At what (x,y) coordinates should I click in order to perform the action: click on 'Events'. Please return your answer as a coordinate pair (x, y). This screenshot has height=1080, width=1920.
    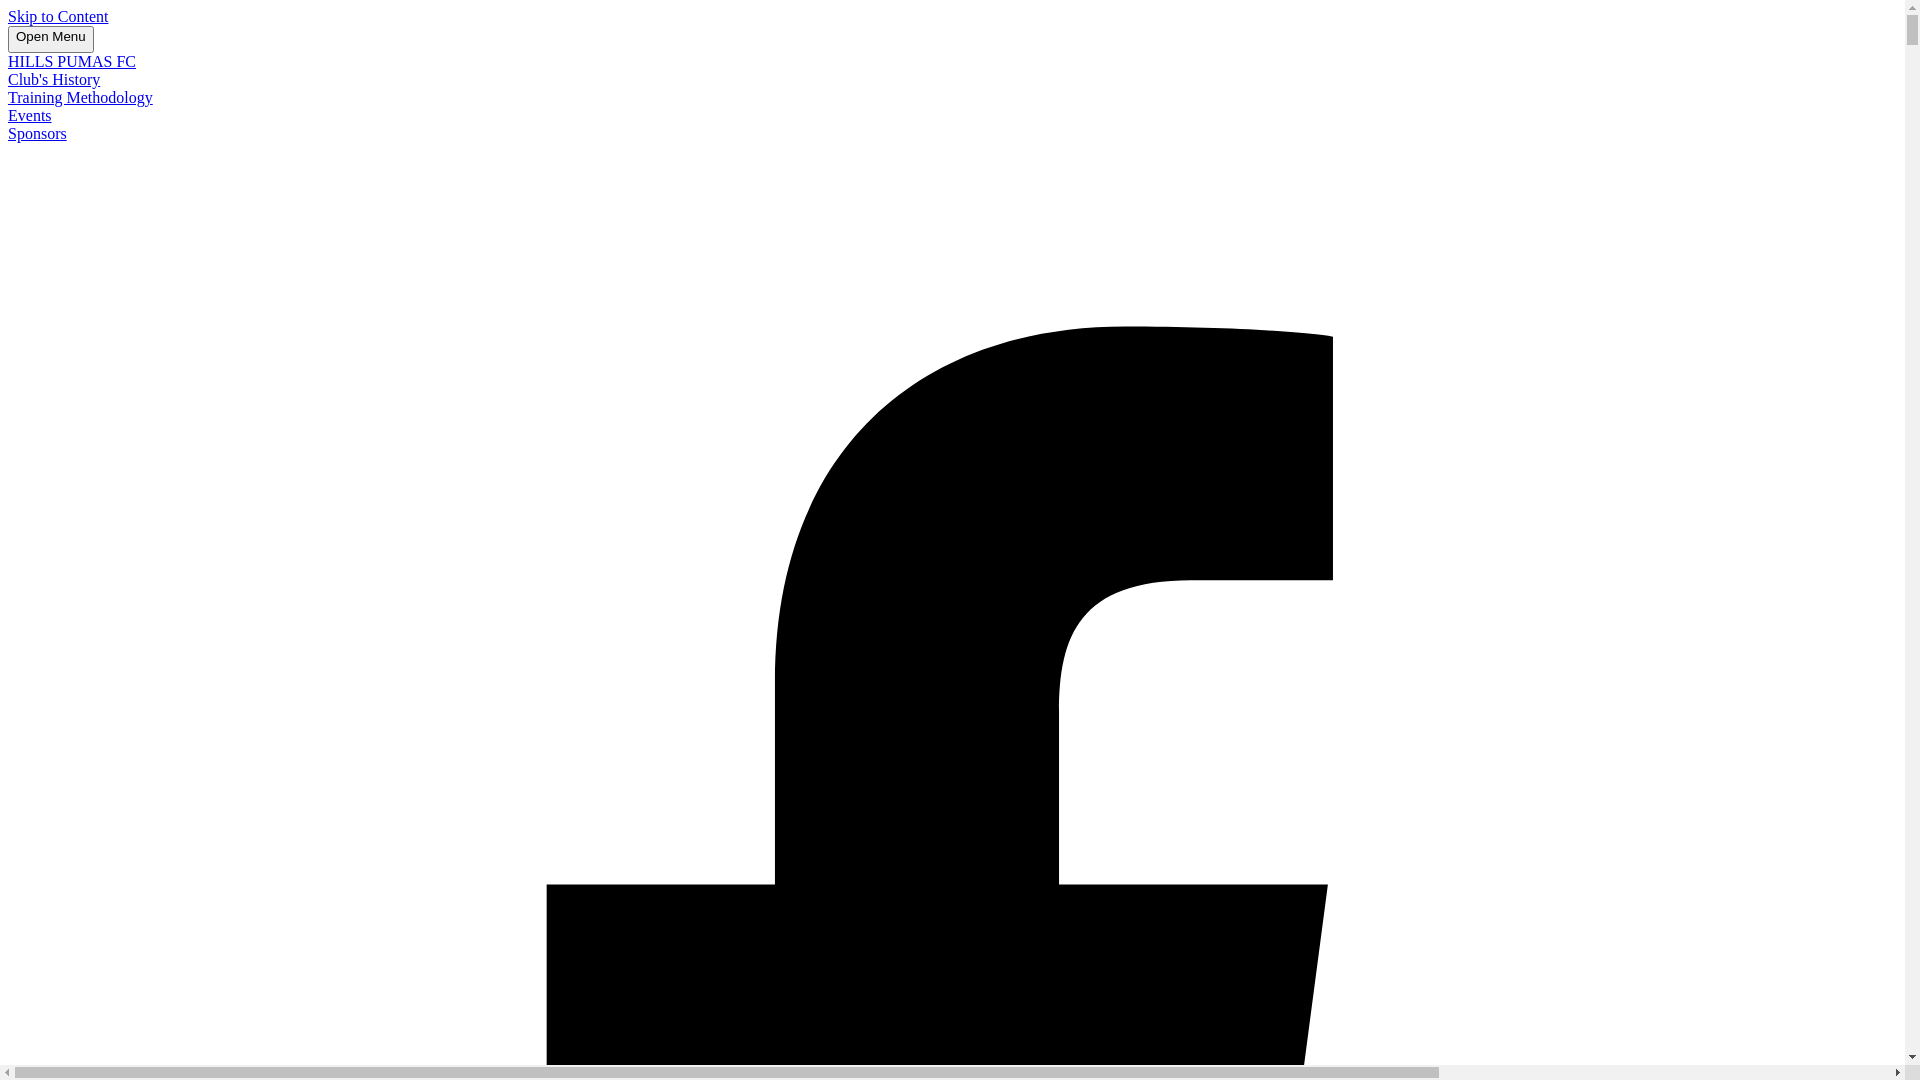
    Looking at the image, I should click on (29, 115).